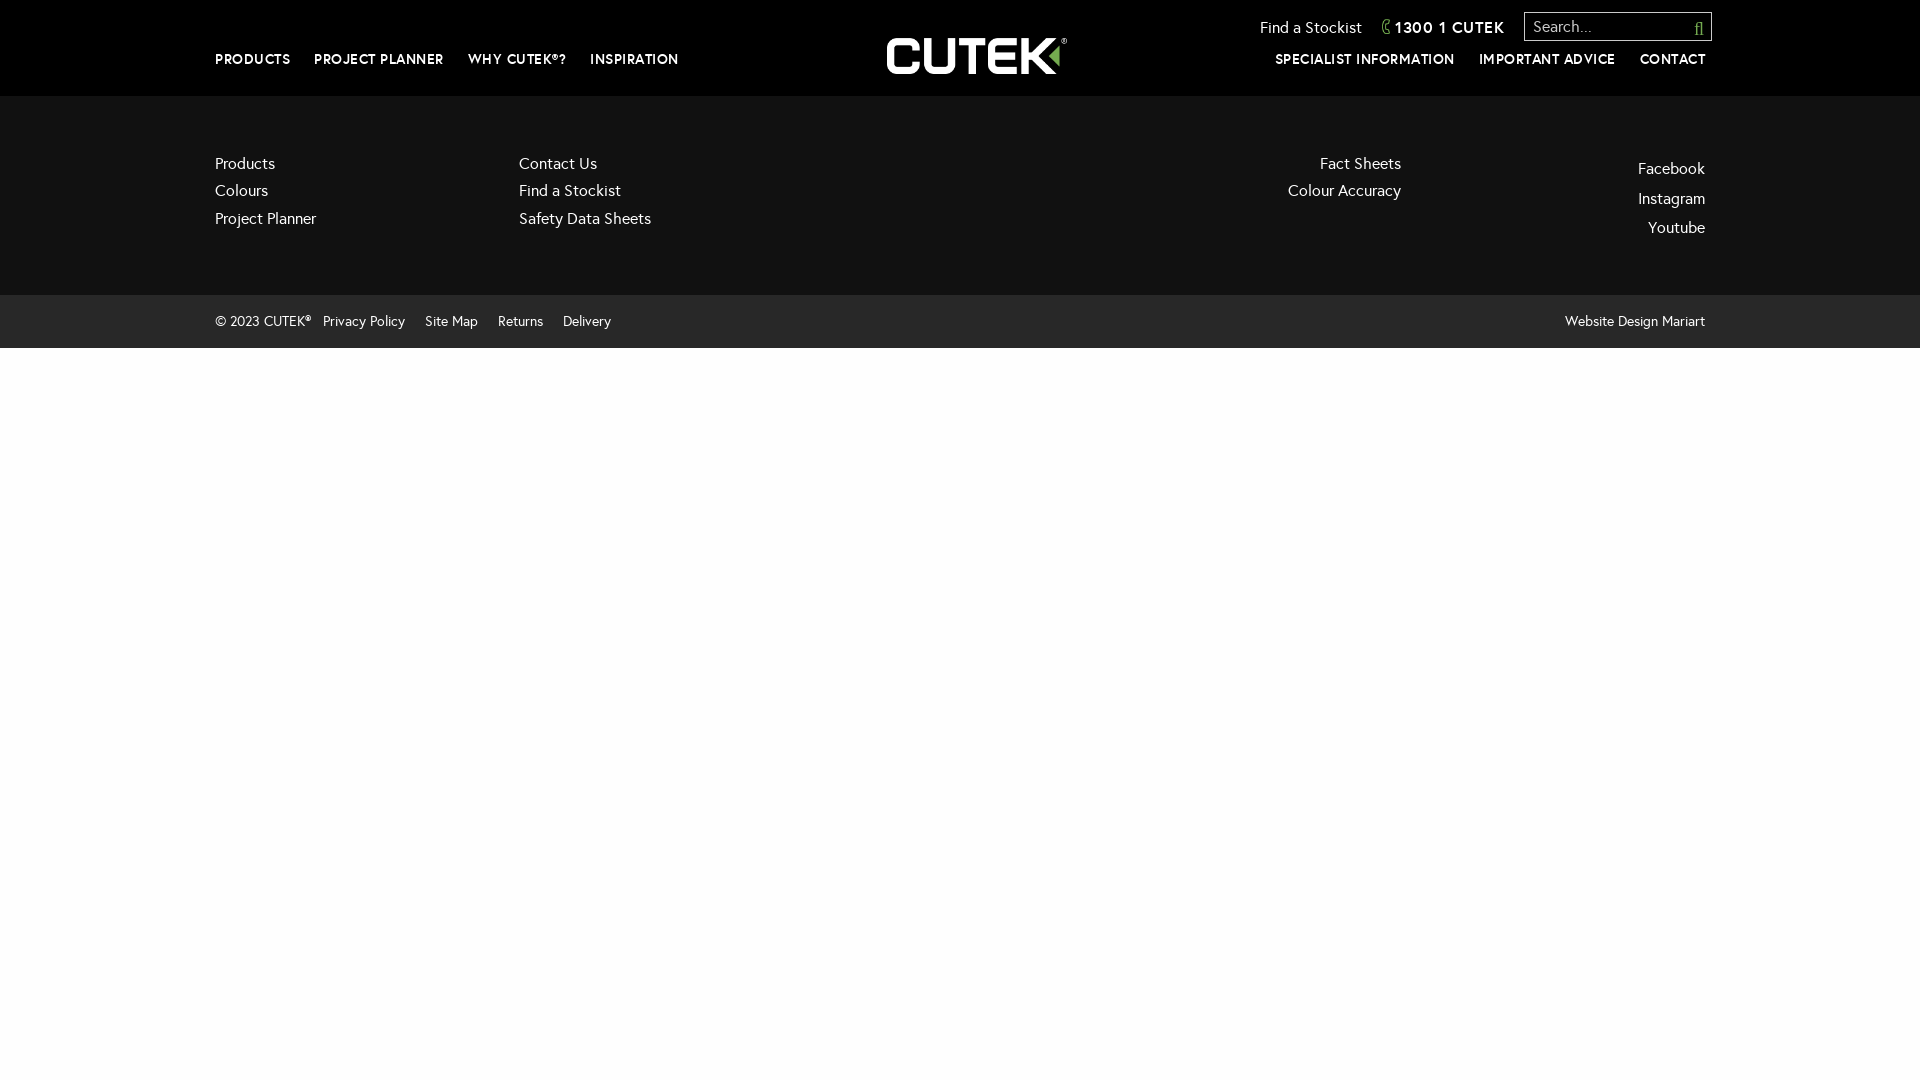 The width and height of the screenshot is (1920, 1080). What do you see at coordinates (1272, 57) in the screenshot?
I see `'SPECIALIST INFORMATION'` at bounding box center [1272, 57].